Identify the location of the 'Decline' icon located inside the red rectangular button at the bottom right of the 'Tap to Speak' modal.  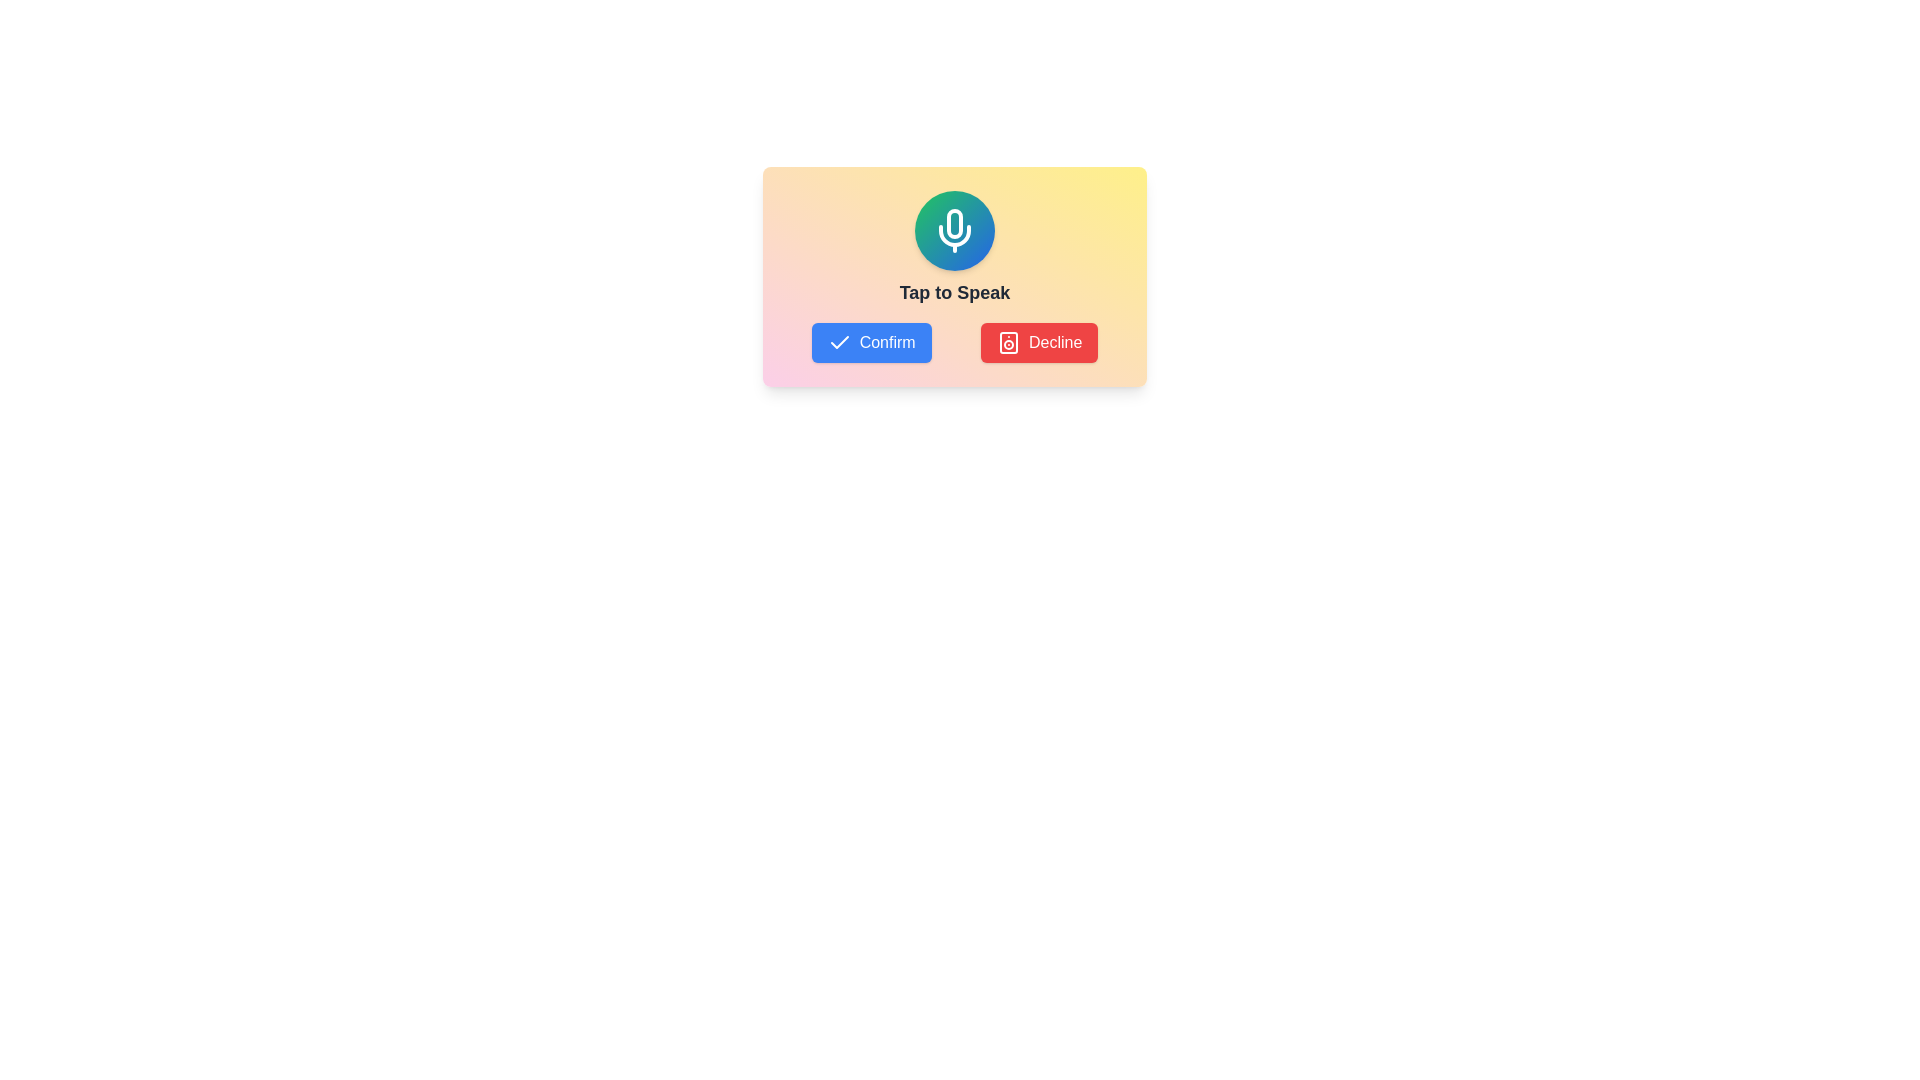
(1008, 342).